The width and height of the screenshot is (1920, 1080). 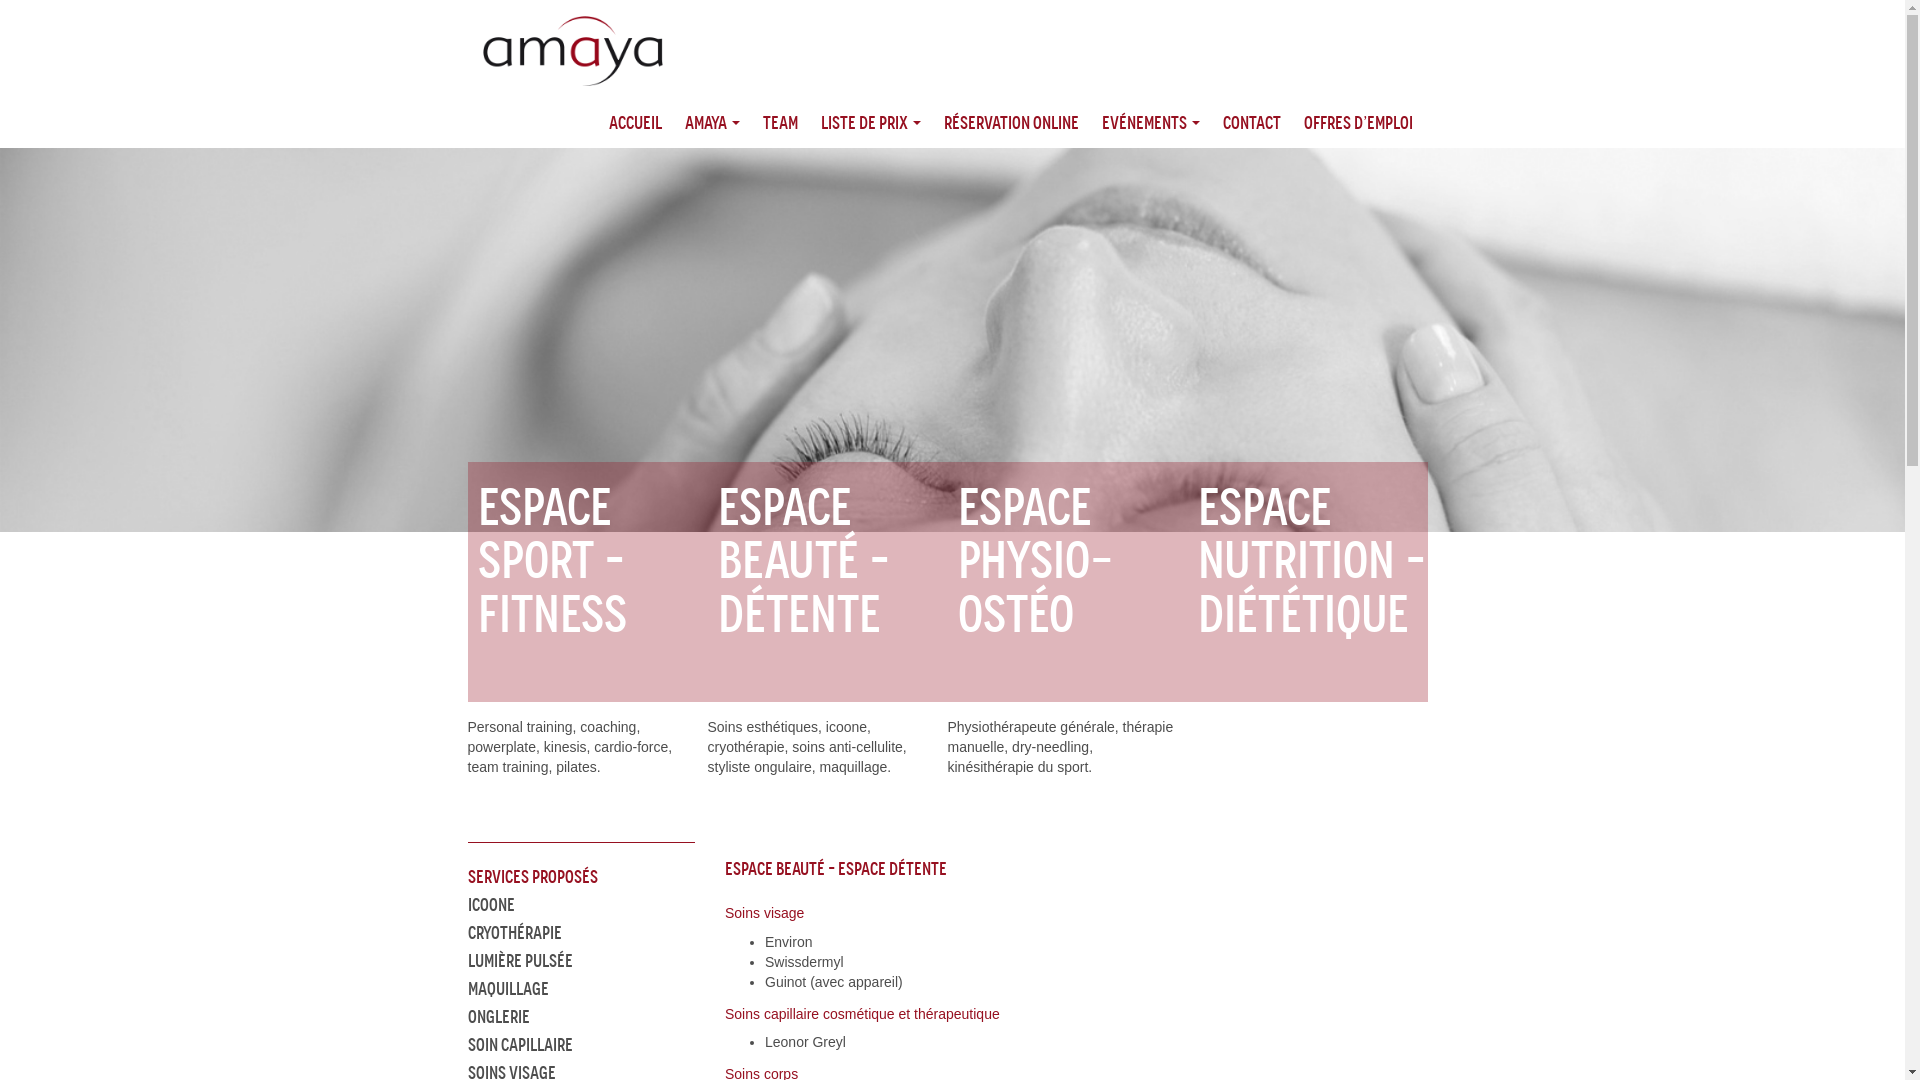 I want to click on 'TEAM', so click(x=778, y=123).